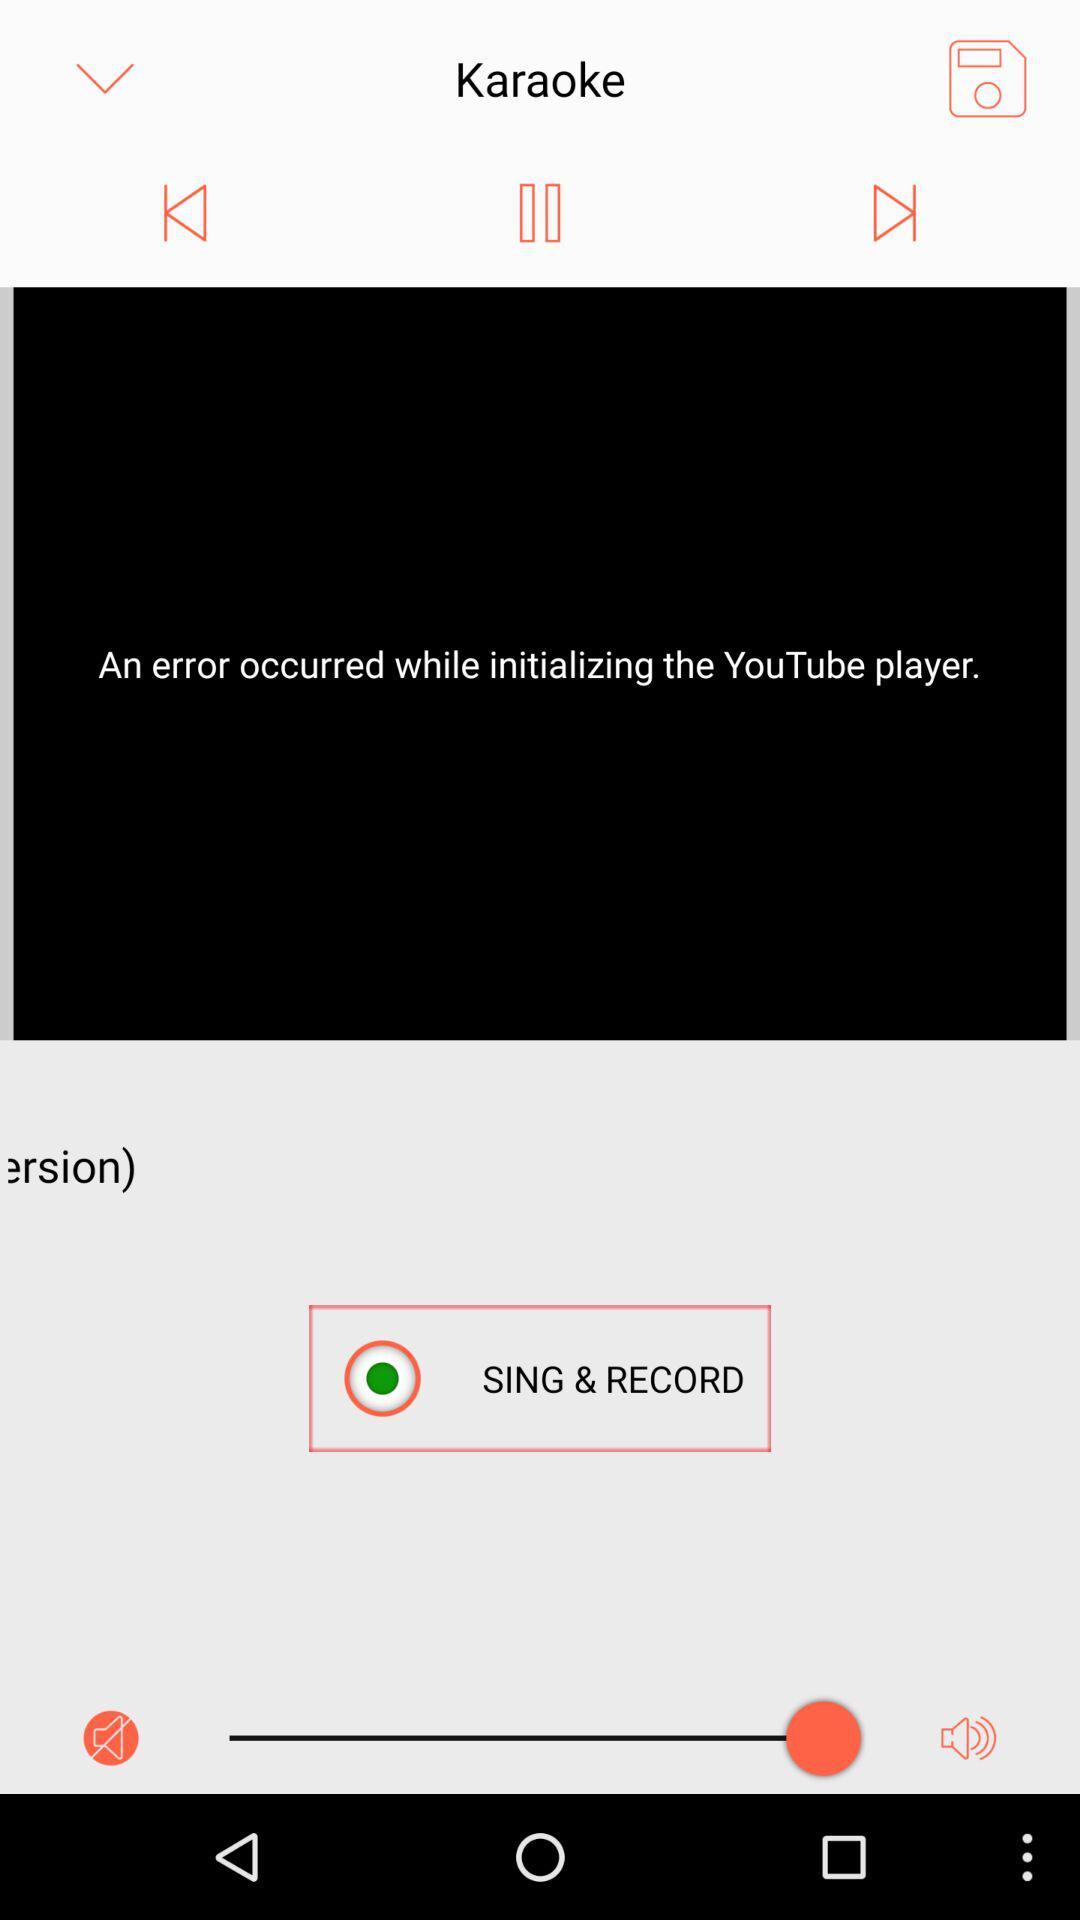 The width and height of the screenshot is (1080, 1920). Describe the element at coordinates (185, 212) in the screenshot. I see `previous icon` at that location.